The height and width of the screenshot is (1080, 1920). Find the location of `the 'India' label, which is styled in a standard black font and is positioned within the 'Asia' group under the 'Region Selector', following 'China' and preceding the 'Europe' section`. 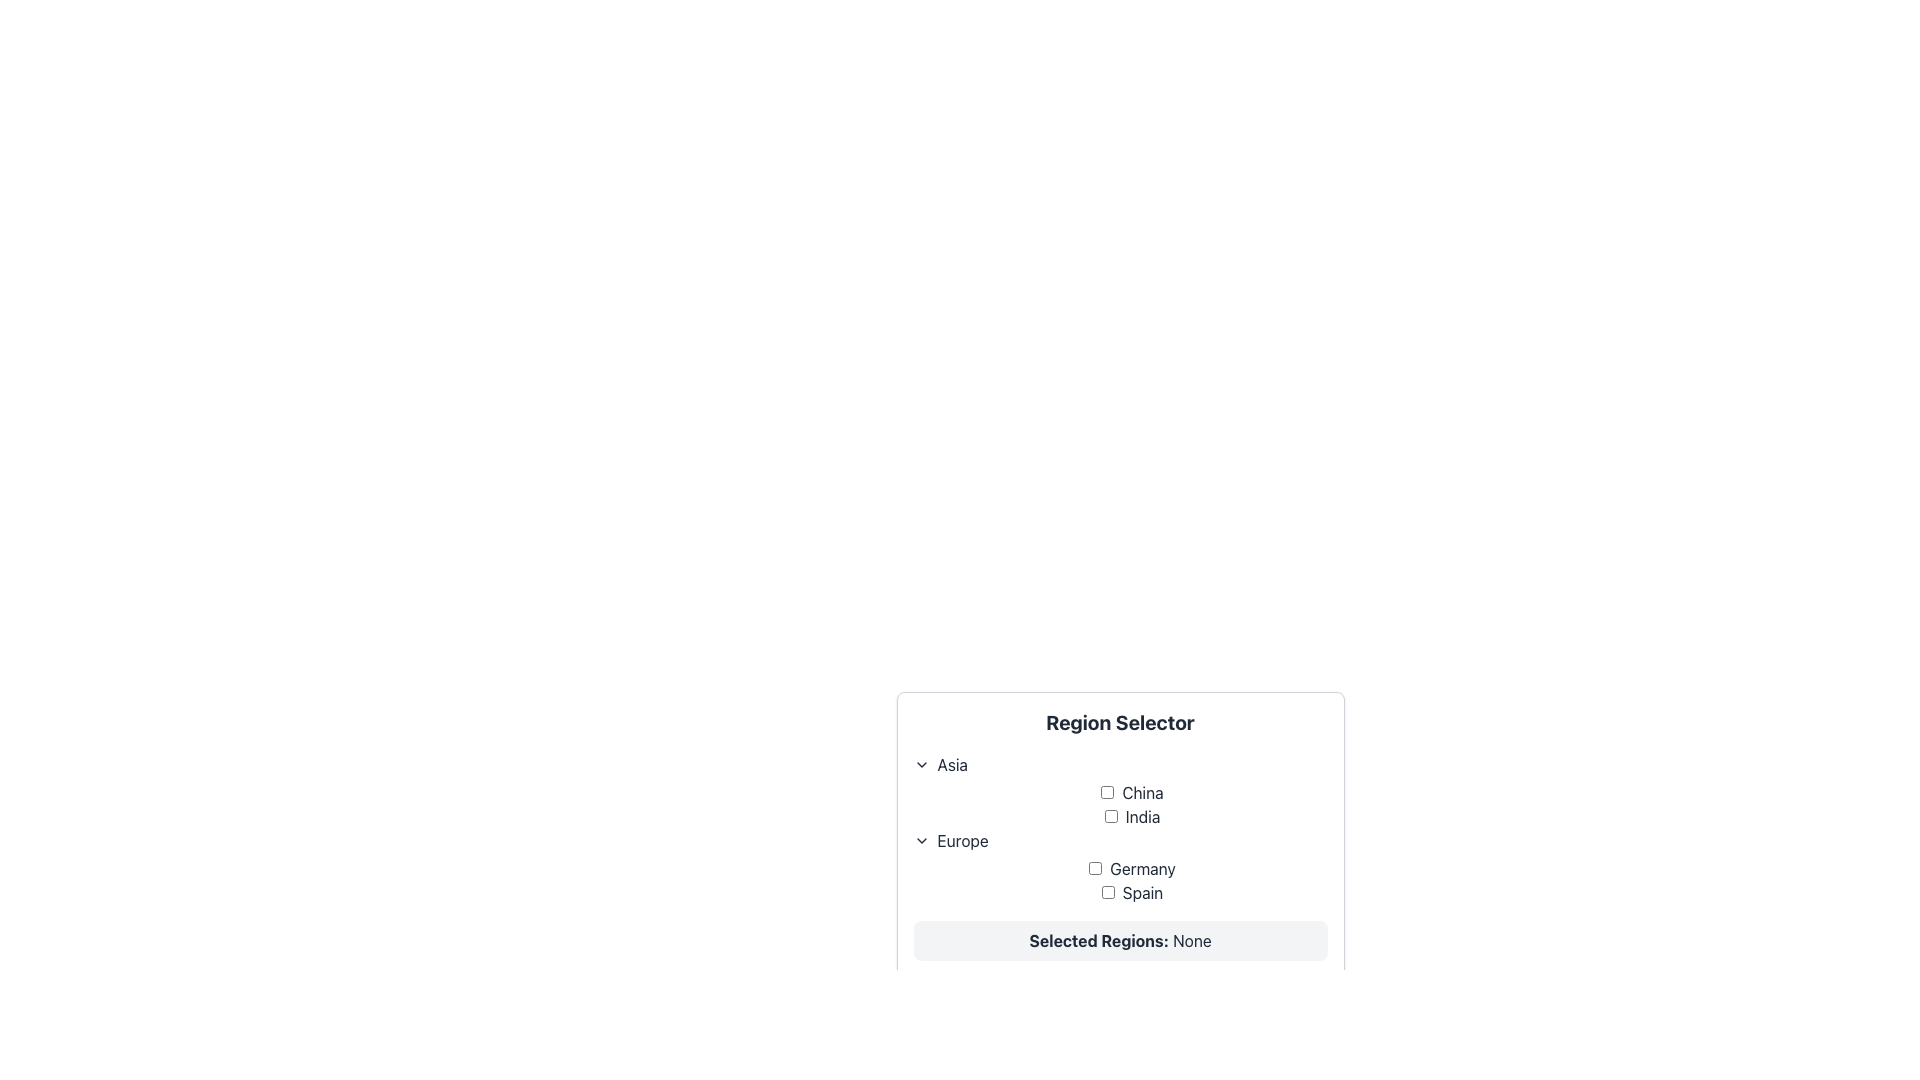

the 'India' label, which is styled in a standard black font and is positioned within the 'Asia' group under the 'Region Selector', following 'China' and preceding the 'Europe' section is located at coordinates (1132, 817).